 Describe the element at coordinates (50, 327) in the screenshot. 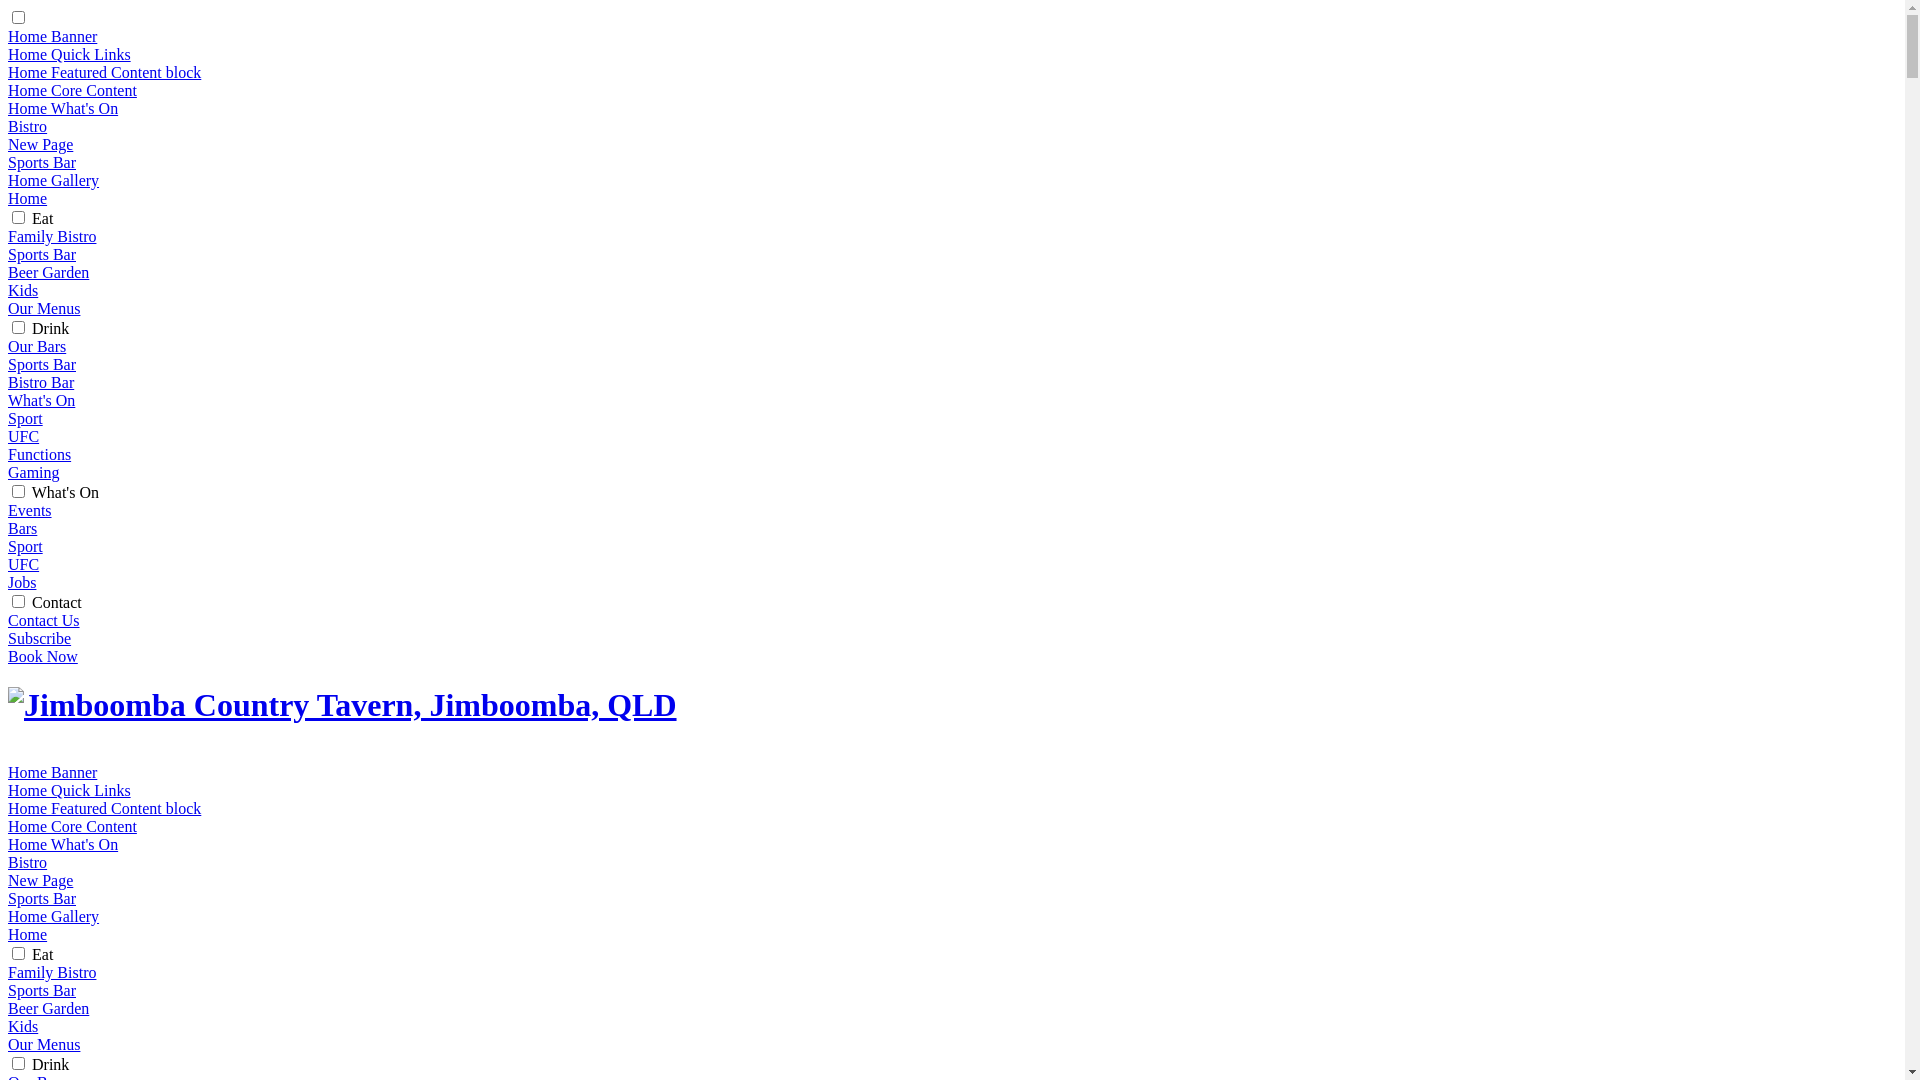

I see `'Drink'` at that location.